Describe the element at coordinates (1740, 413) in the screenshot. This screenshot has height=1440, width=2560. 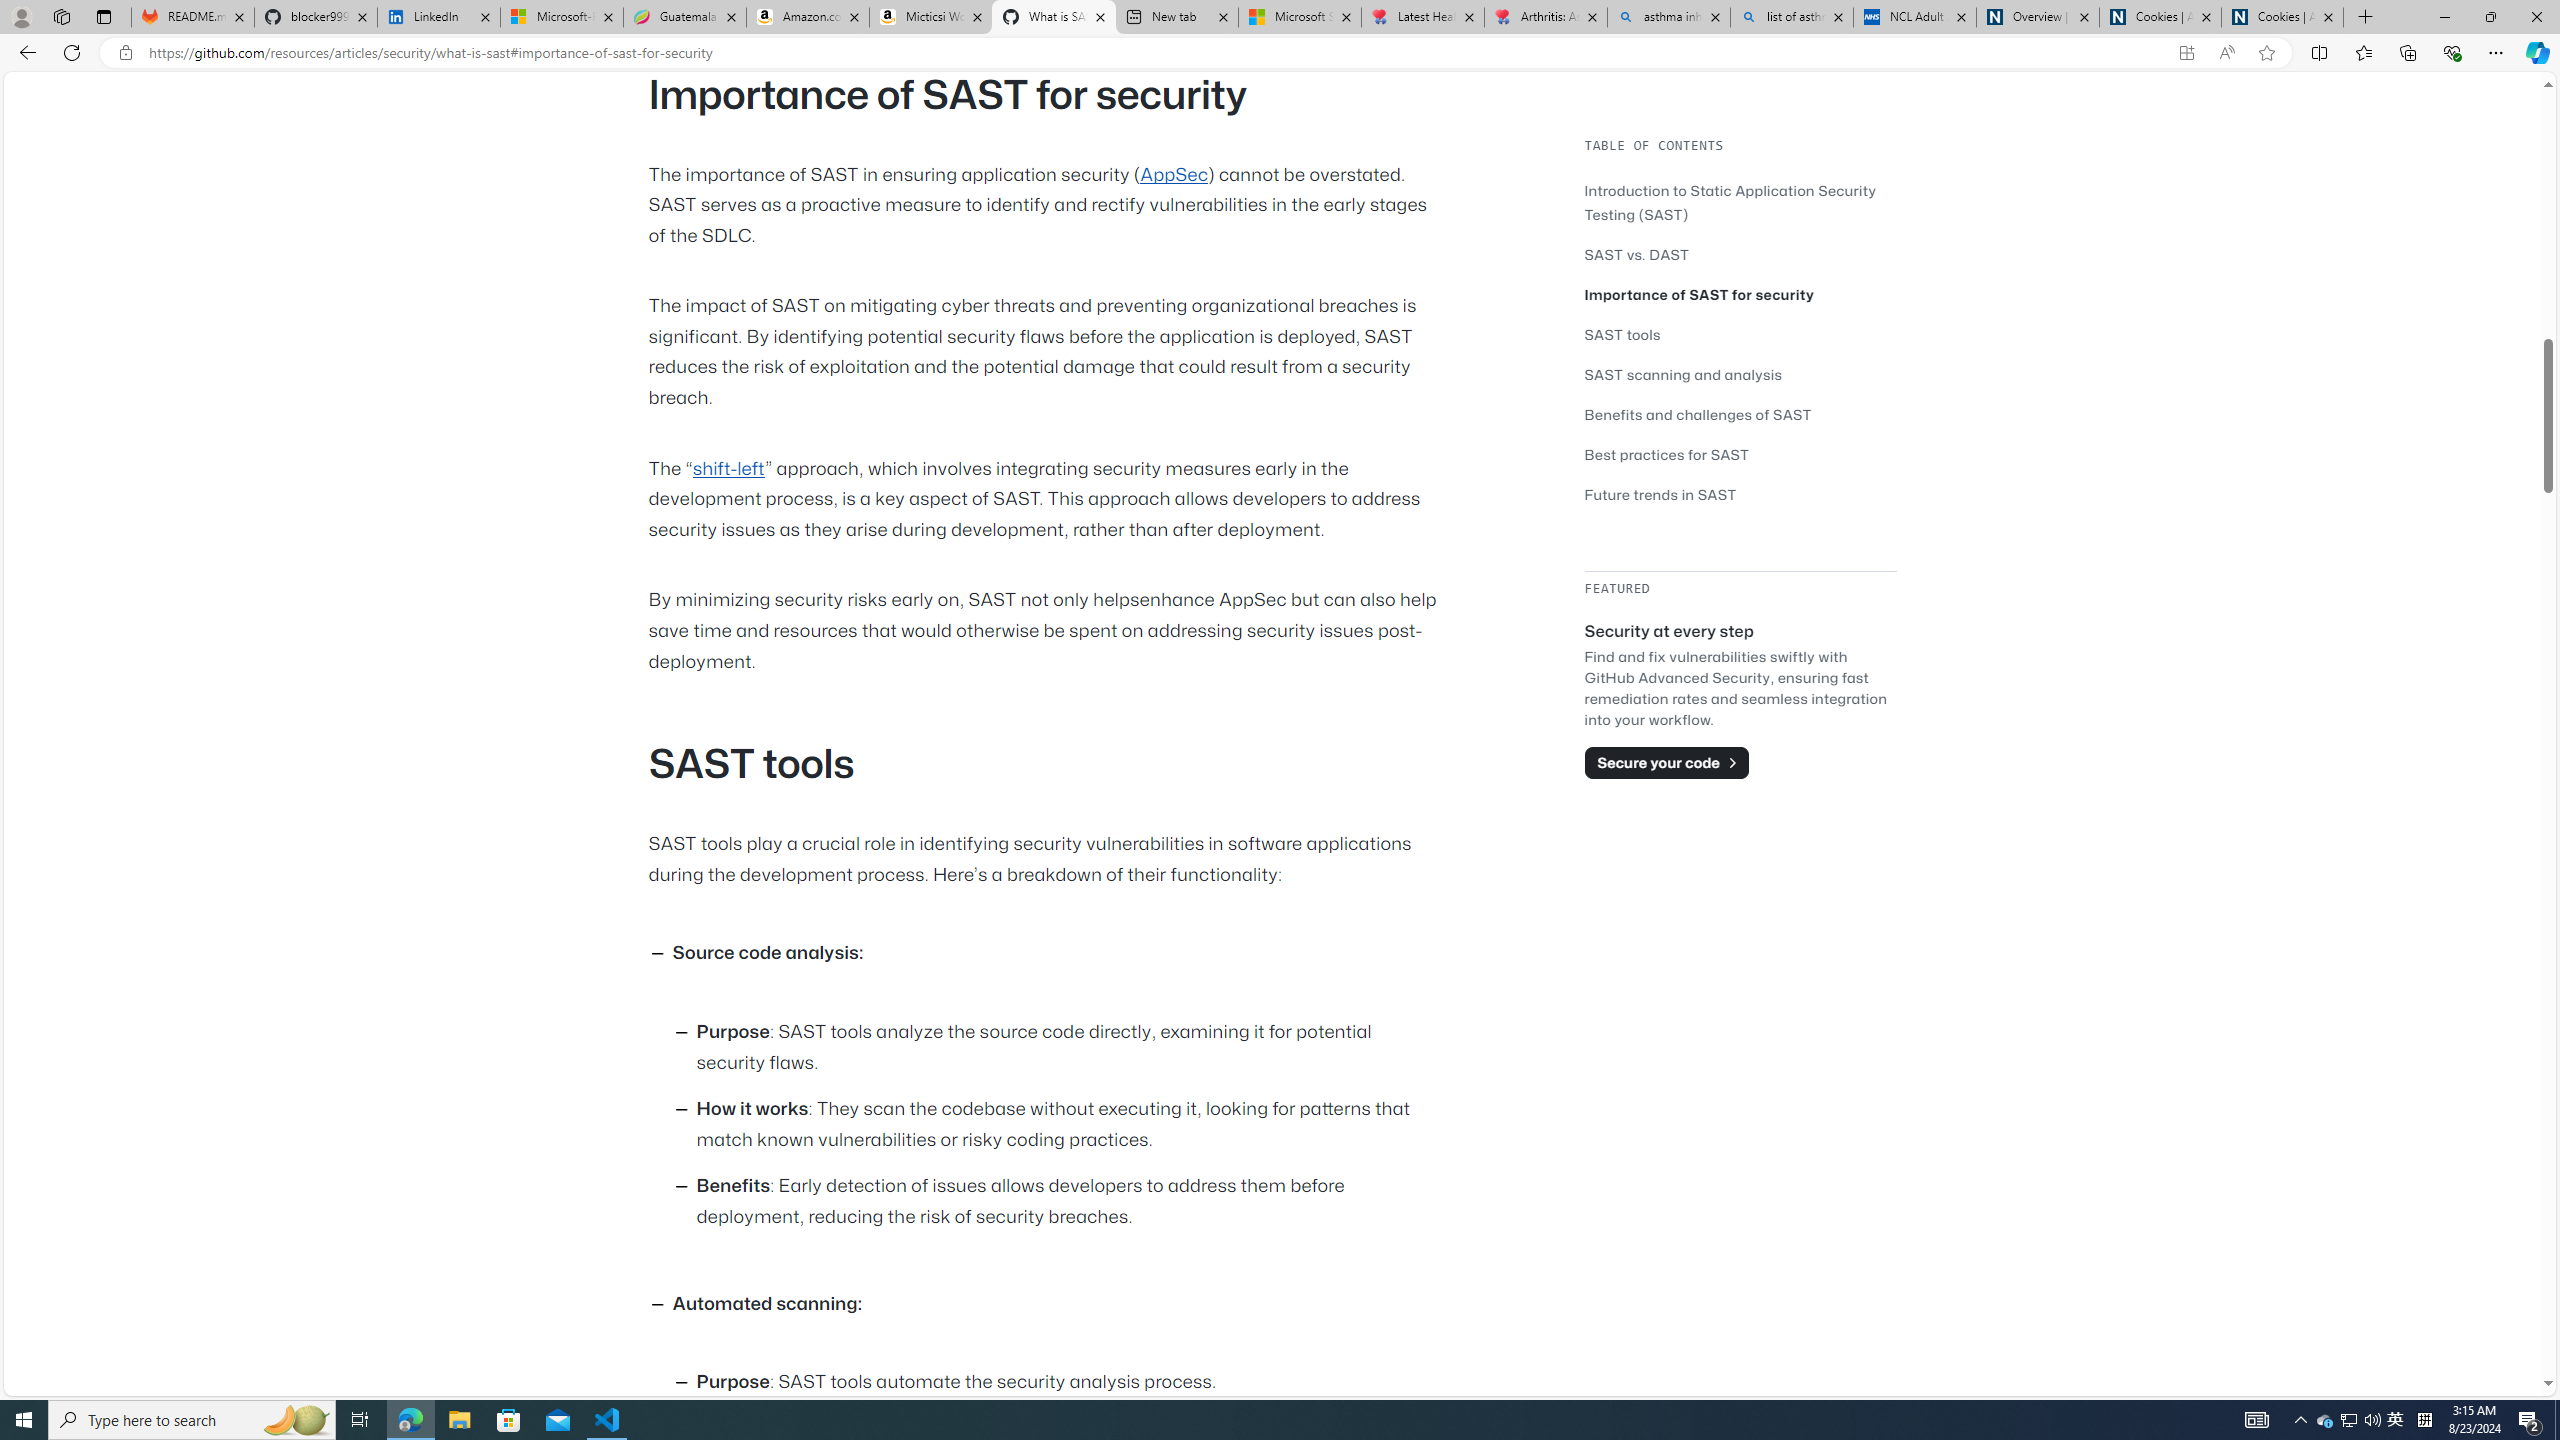
I see `'Benefits and challenges of SAST'` at that location.